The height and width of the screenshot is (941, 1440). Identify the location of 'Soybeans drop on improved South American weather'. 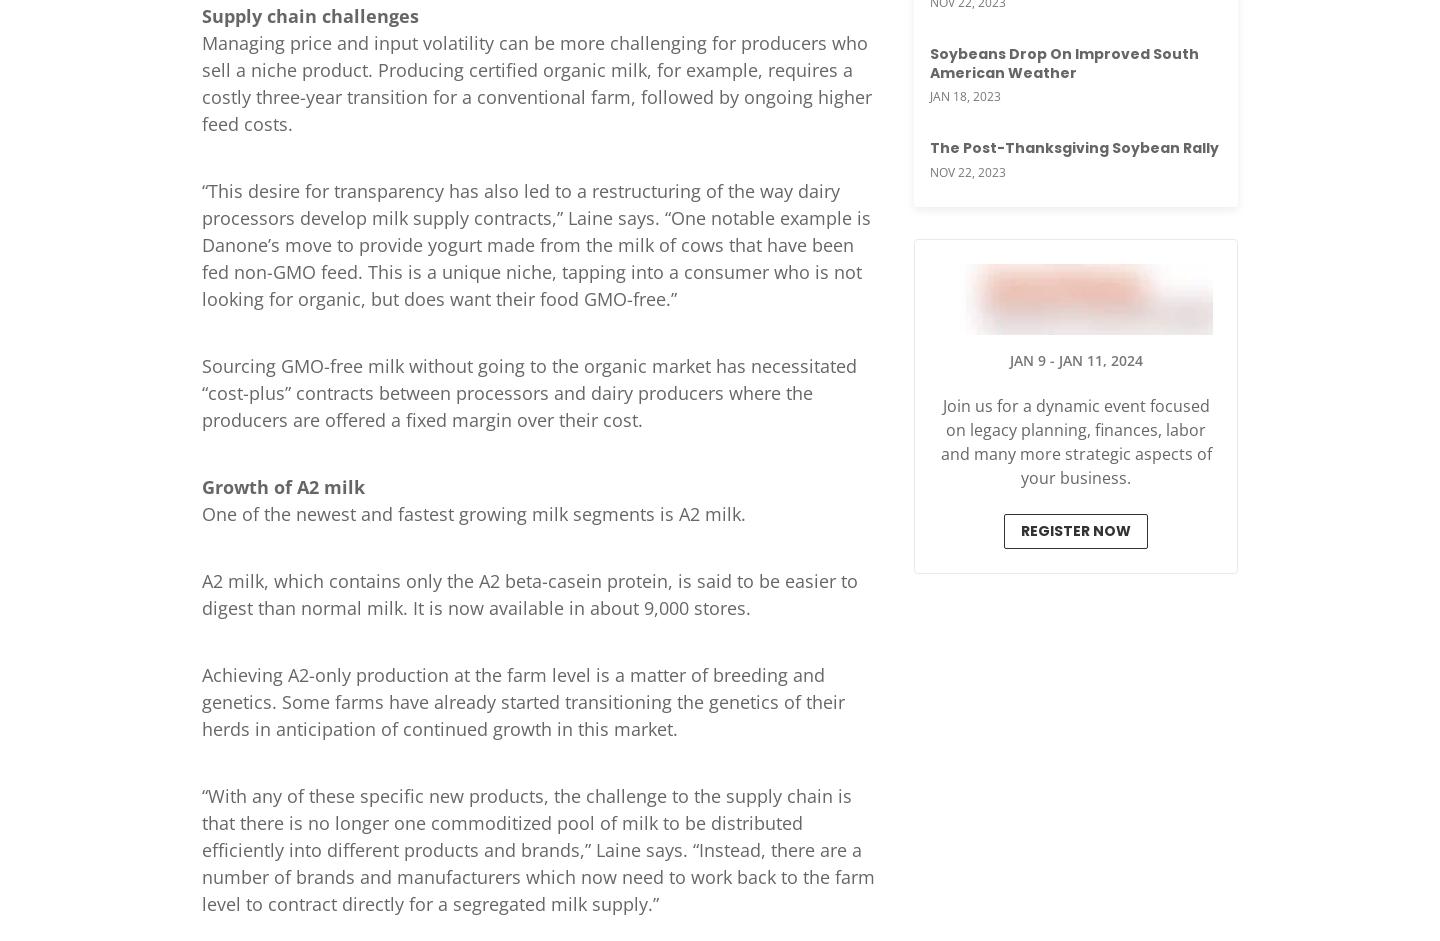
(929, 62).